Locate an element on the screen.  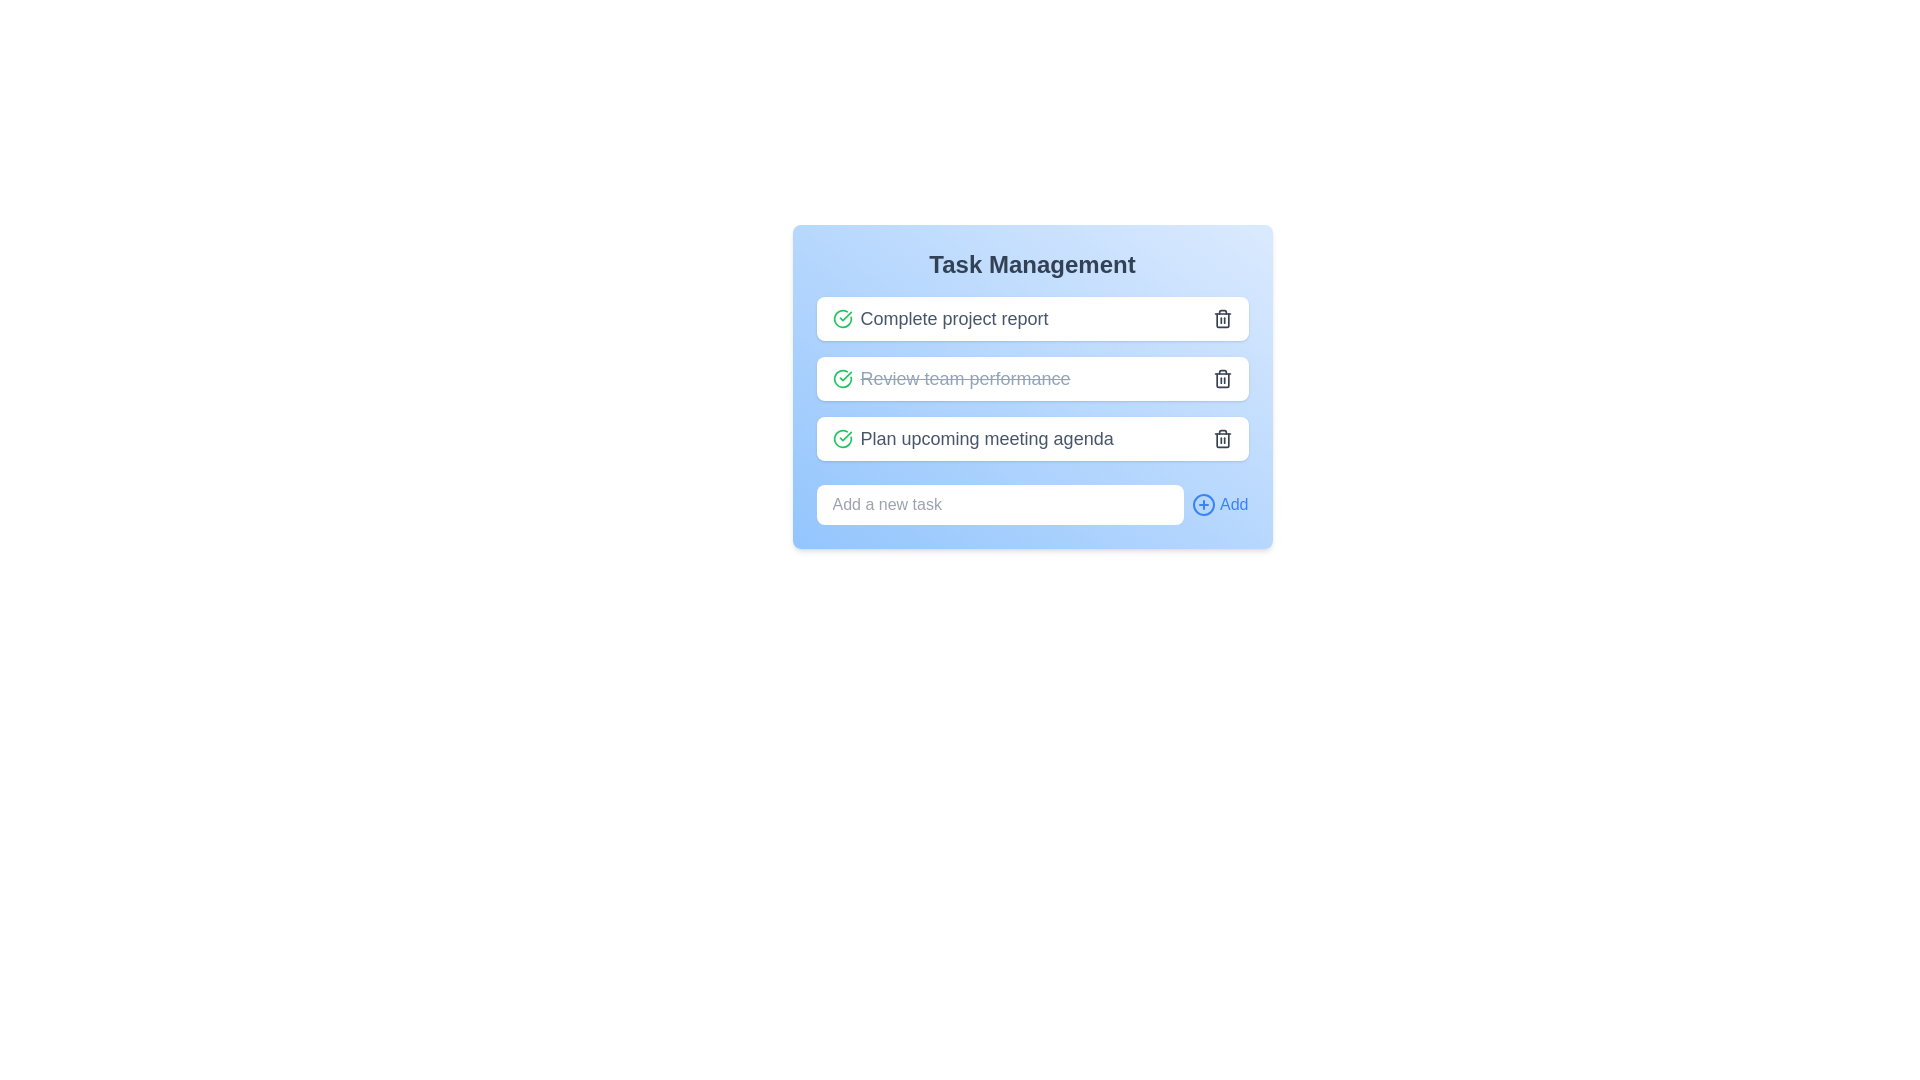
the text label 'Review team performance' which has a strikethrough effect, indicating a completed task in the Task Management section is located at coordinates (950, 378).